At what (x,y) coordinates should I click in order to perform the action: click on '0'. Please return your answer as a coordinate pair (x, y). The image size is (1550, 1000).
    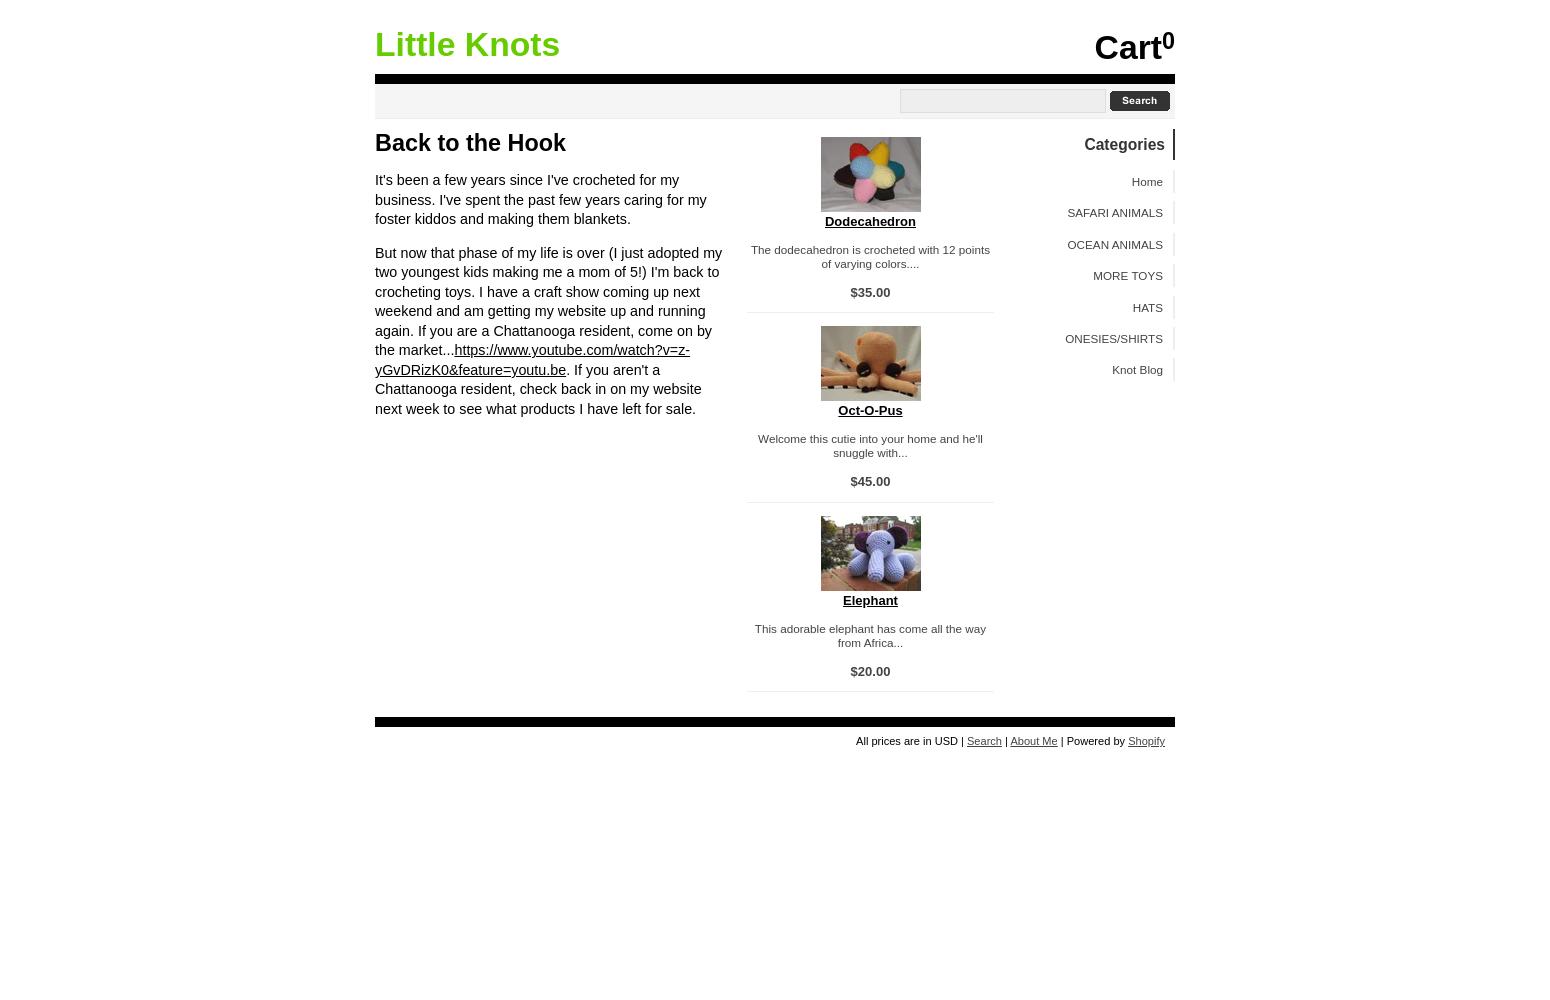
    Looking at the image, I should click on (1167, 41).